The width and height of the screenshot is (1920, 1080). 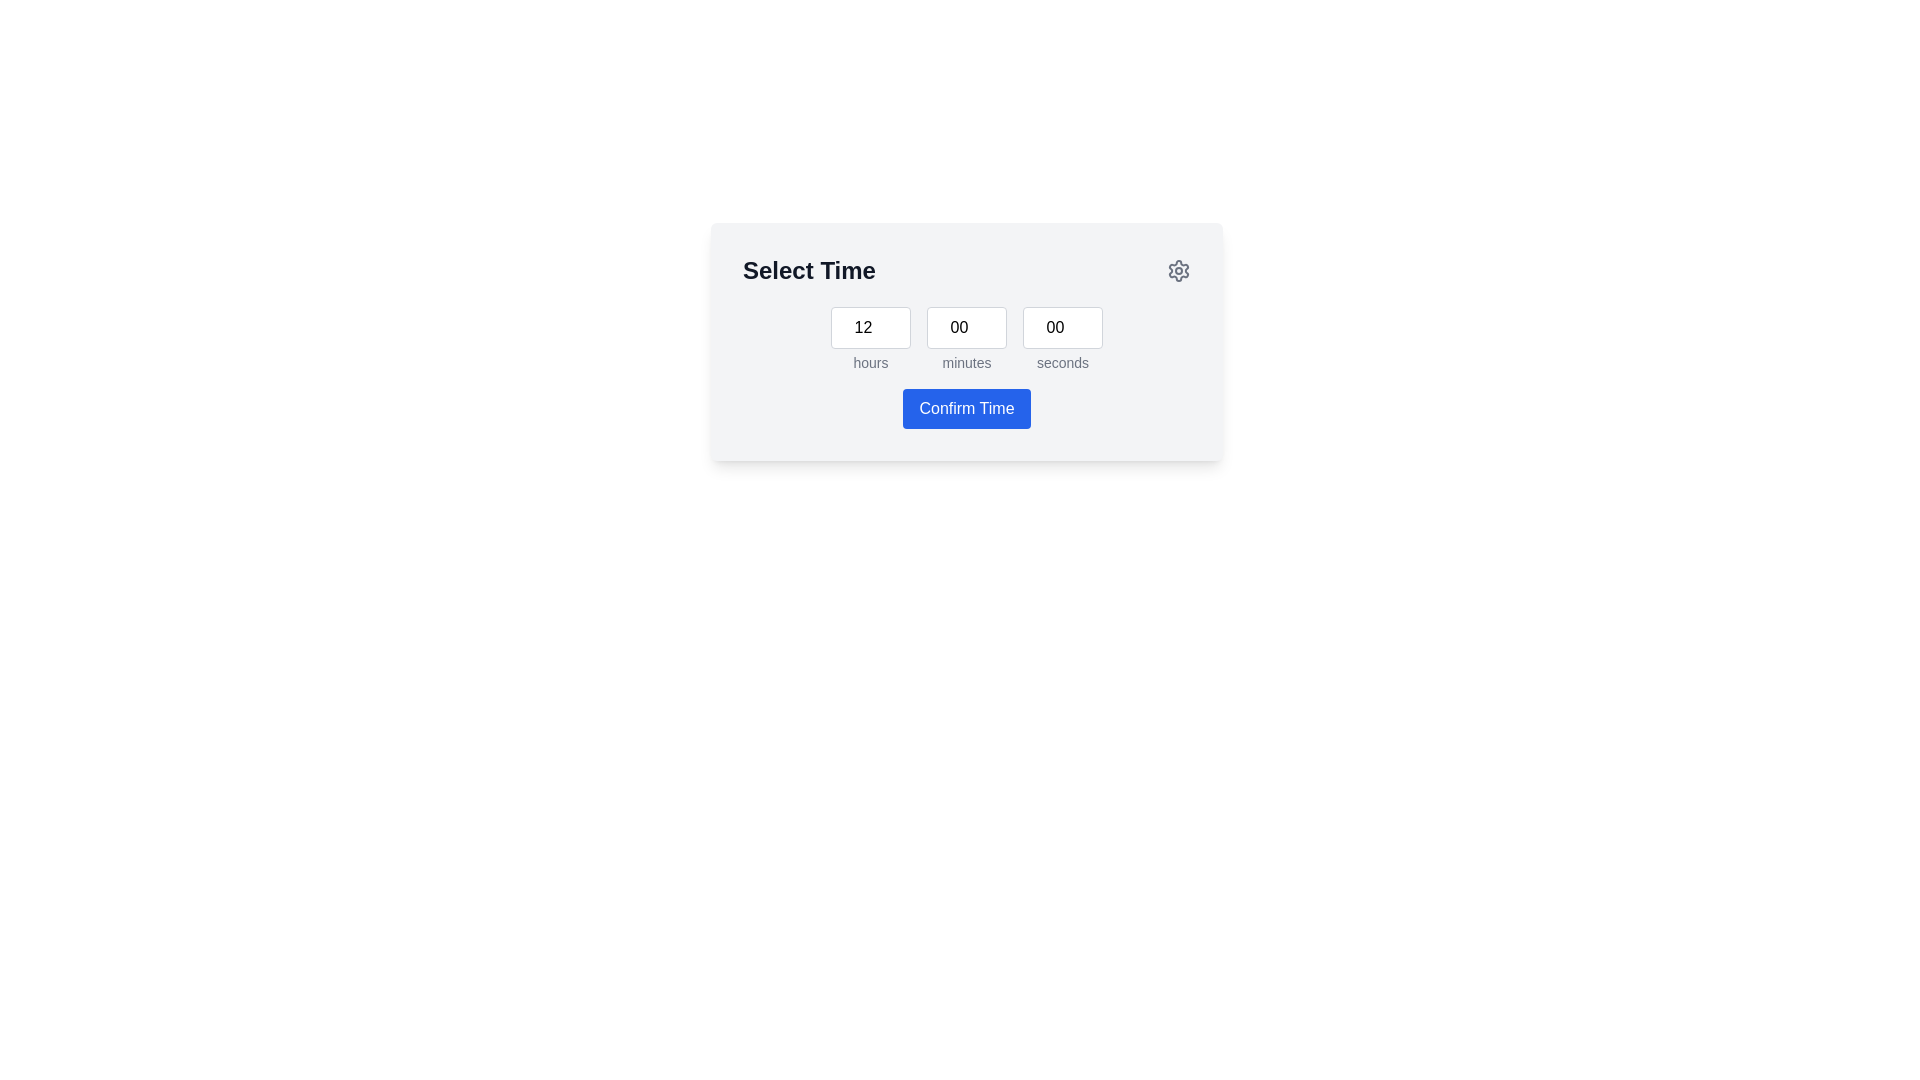 What do you see at coordinates (1179, 270) in the screenshot?
I see `the settings icon button located in the upper-right section of the 'Select Time' modal` at bounding box center [1179, 270].